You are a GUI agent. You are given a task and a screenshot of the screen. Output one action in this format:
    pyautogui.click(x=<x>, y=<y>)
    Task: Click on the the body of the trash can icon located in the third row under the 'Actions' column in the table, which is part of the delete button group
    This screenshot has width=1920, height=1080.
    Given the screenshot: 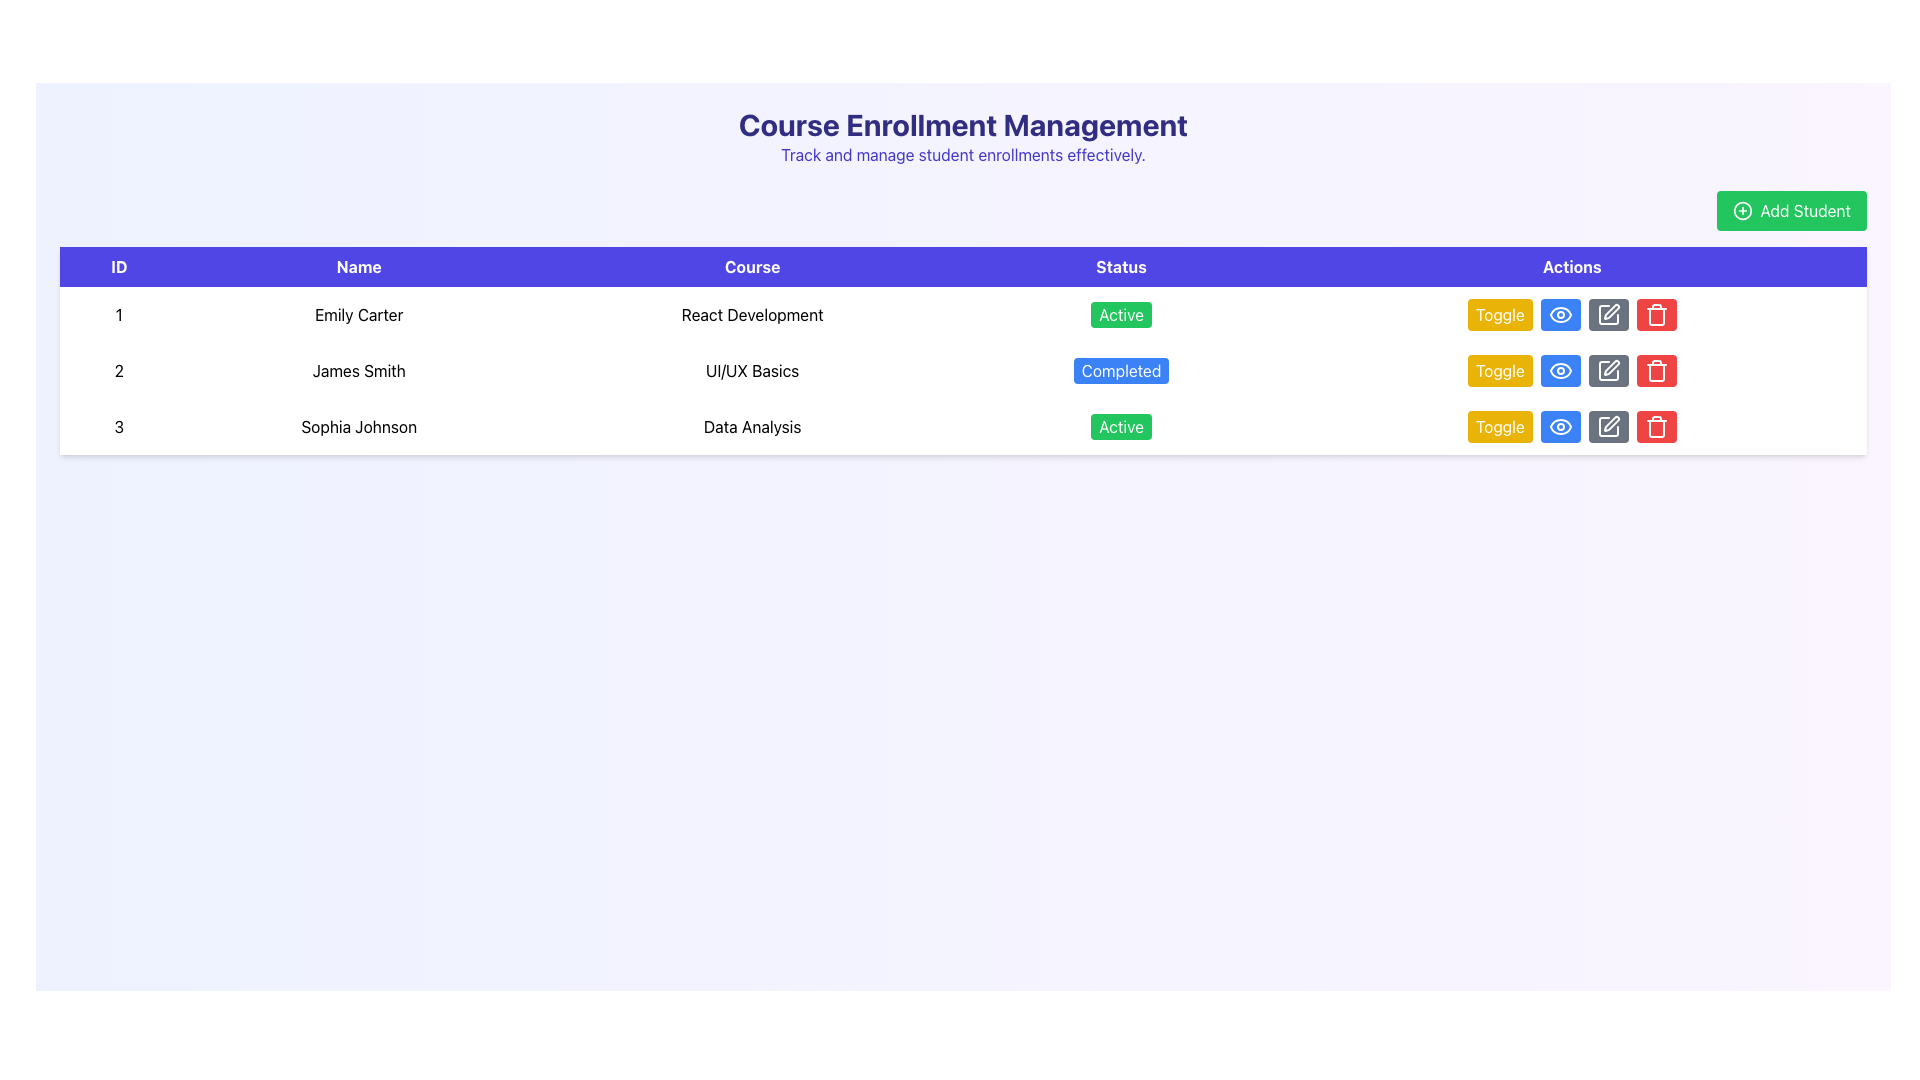 What is the action you would take?
    pyautogui.click(x=1656, y=427)
    